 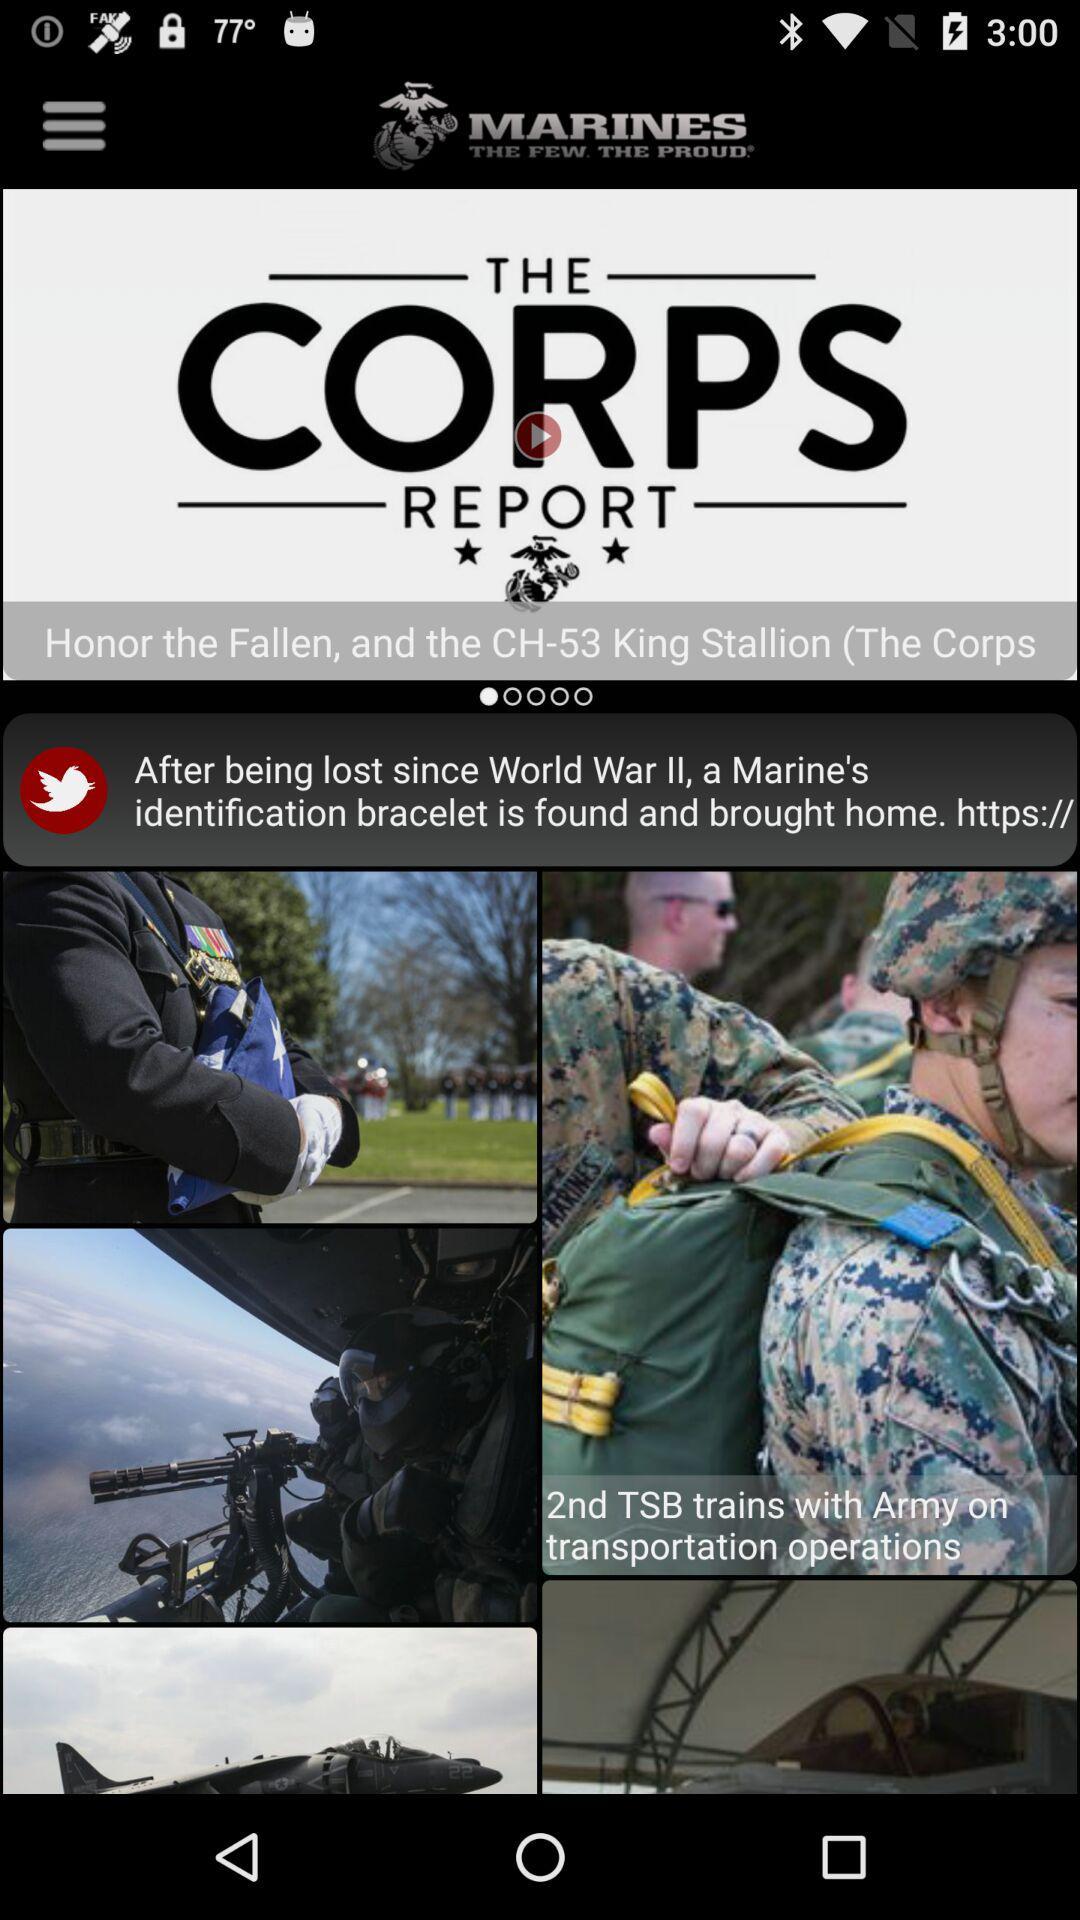 I want to click on the crops report, so click(x=540, y=433).